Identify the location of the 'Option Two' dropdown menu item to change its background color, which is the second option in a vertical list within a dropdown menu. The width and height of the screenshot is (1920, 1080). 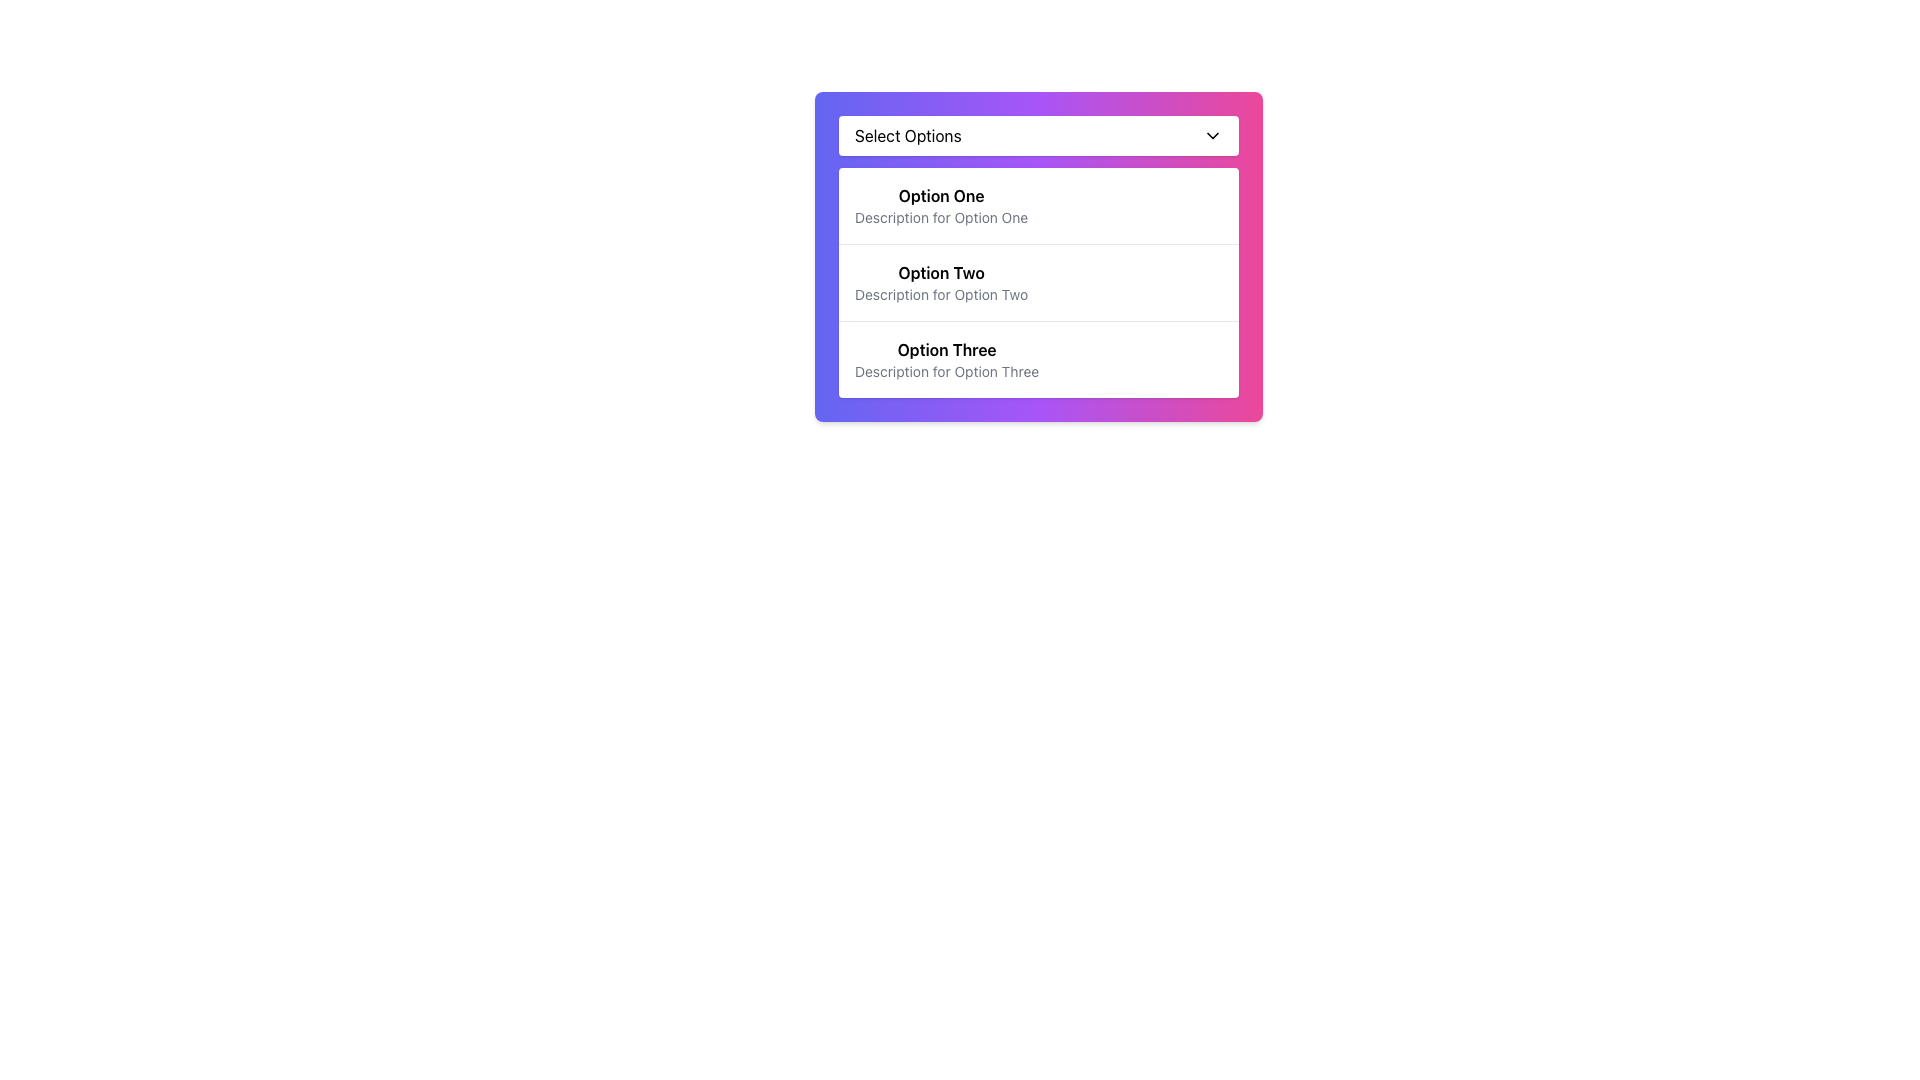
(1038, 282).